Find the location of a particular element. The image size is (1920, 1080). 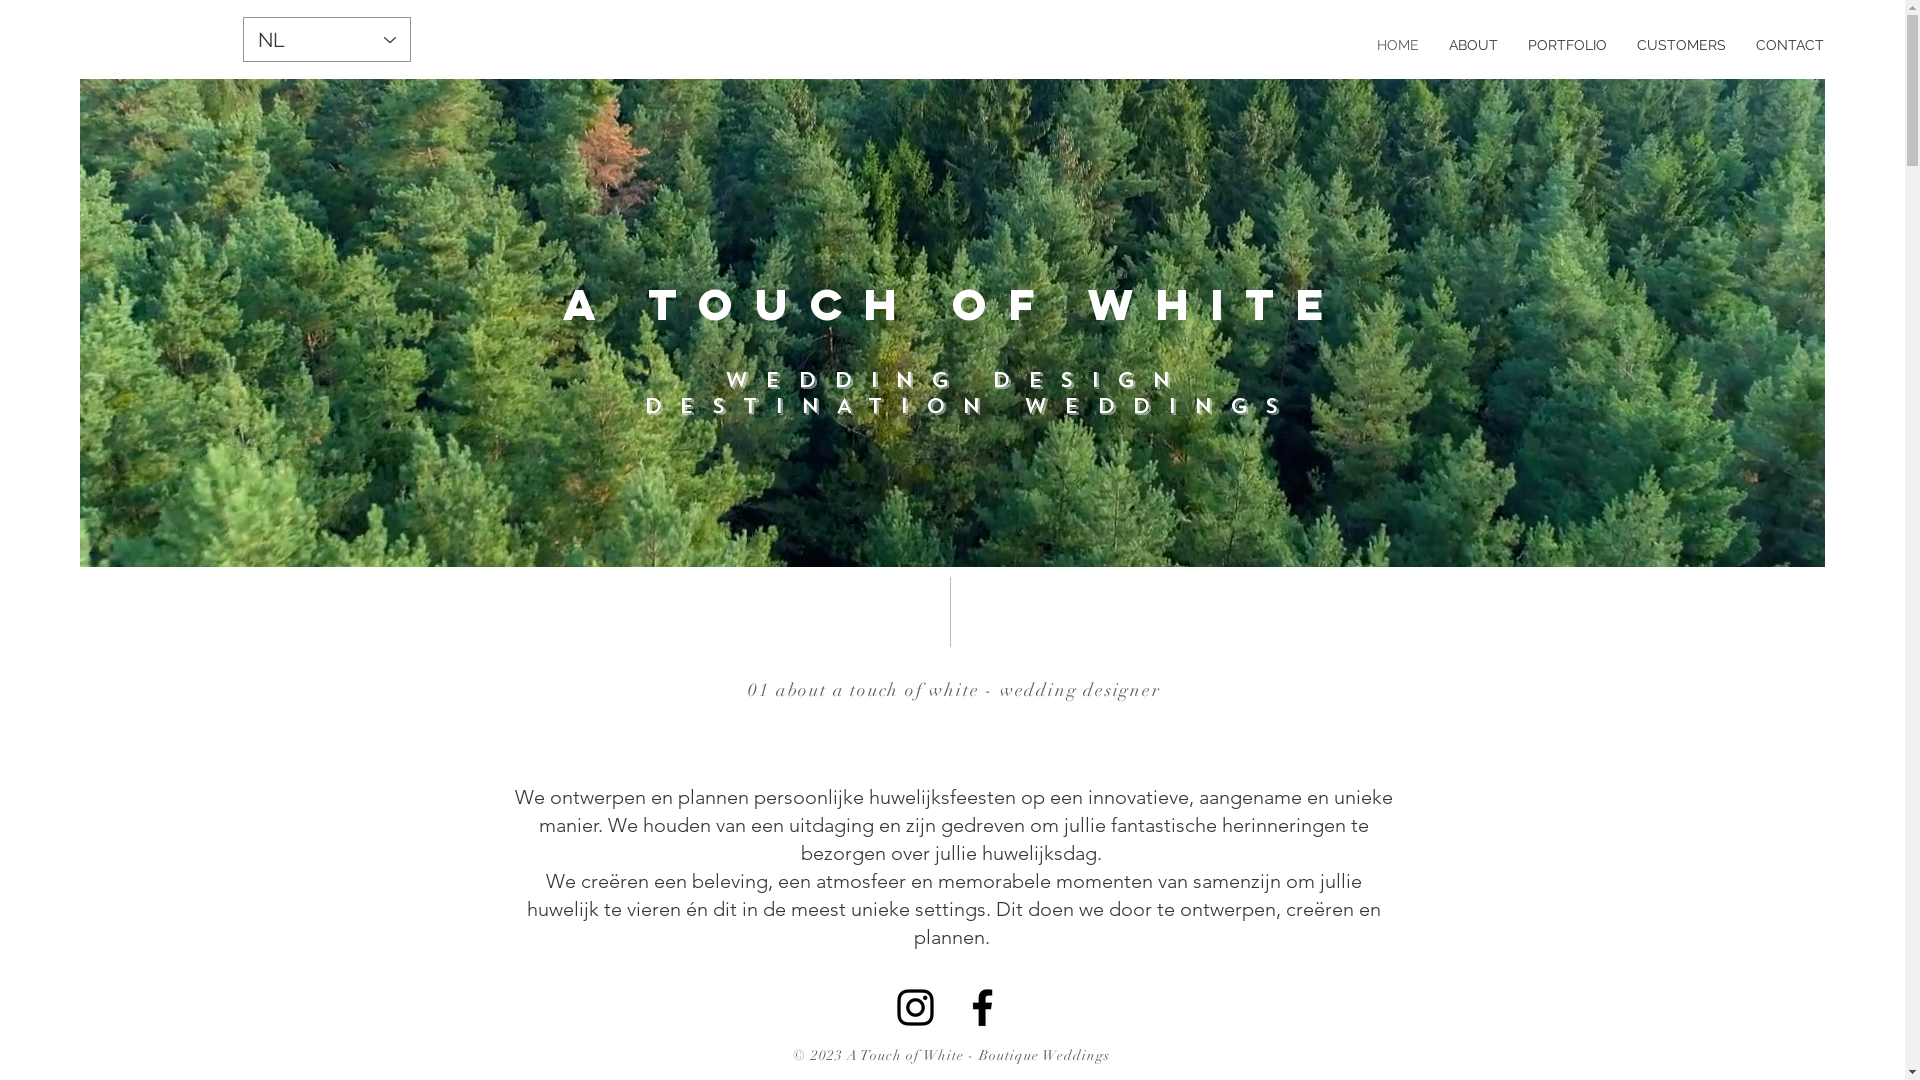

'CONTACT' is located at coordinates (1790, 45).